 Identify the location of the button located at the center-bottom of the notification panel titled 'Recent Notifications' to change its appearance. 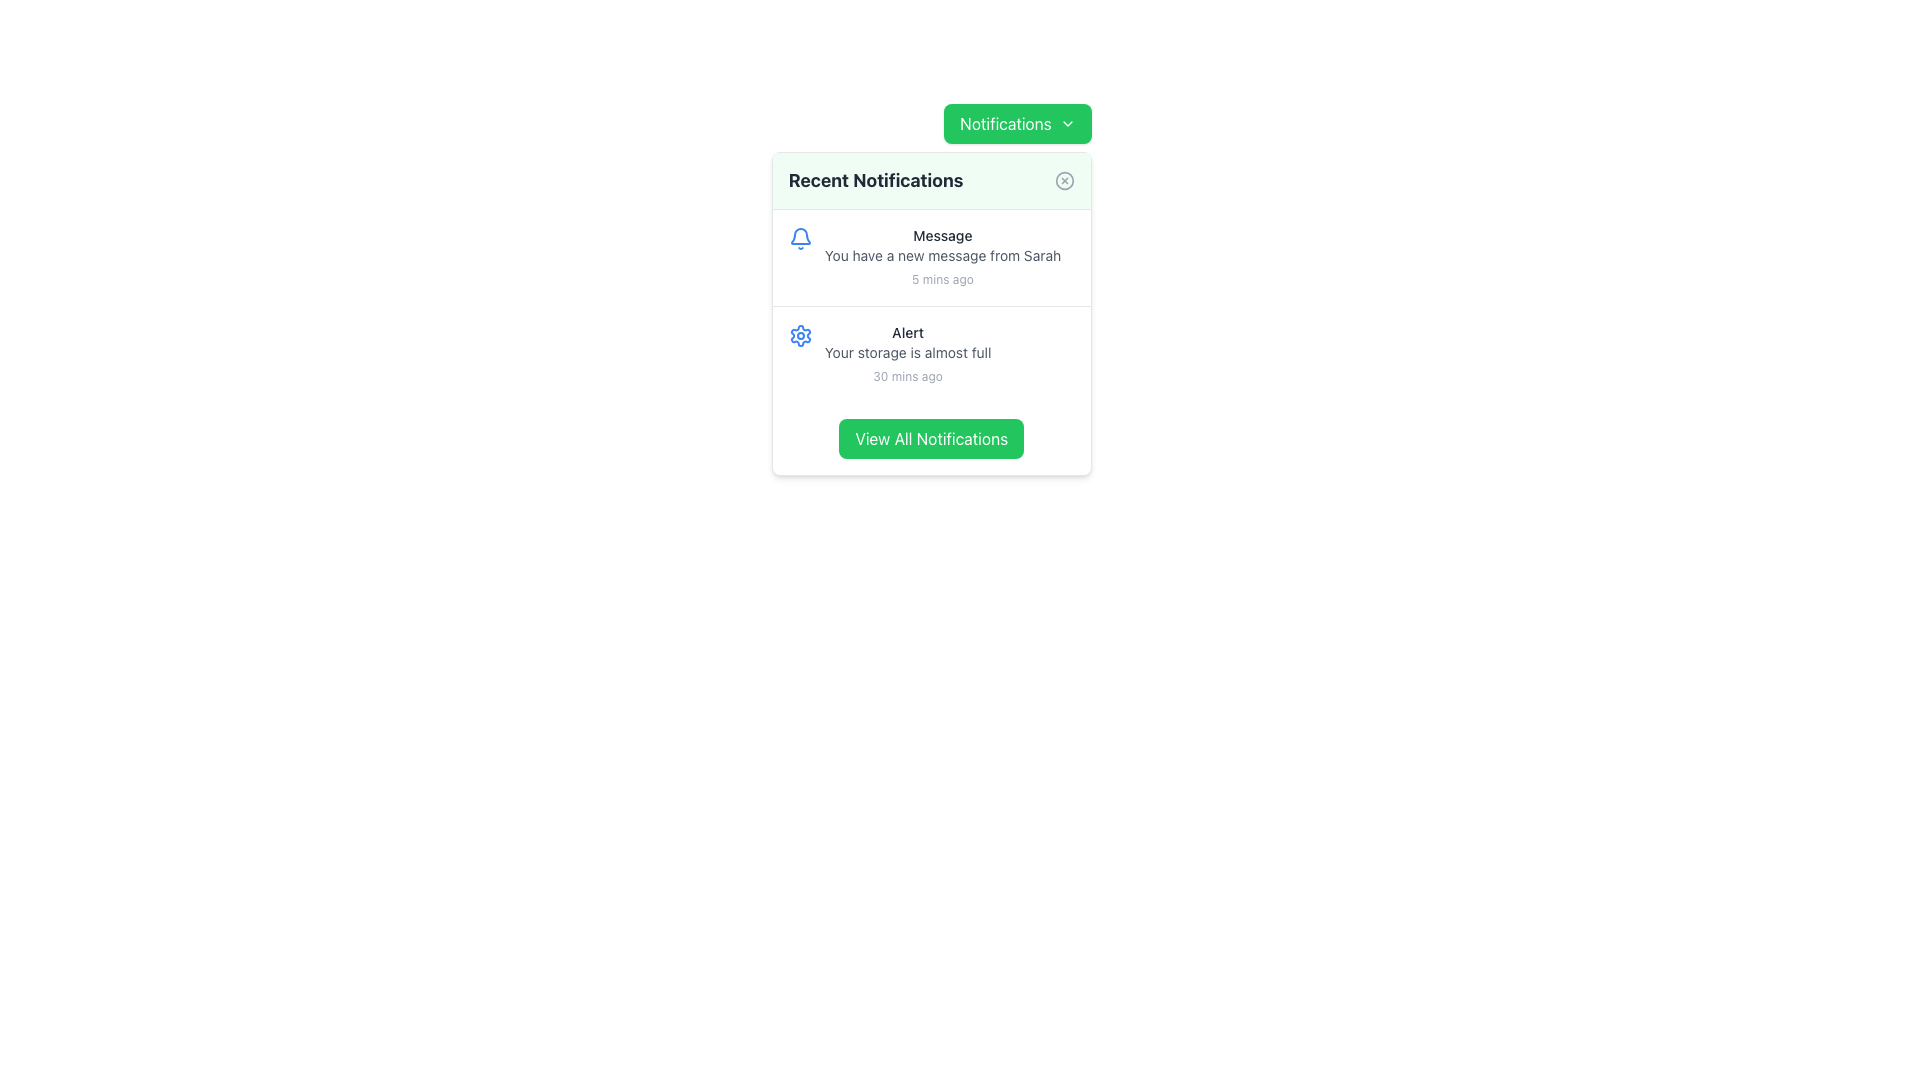
(930, 438).